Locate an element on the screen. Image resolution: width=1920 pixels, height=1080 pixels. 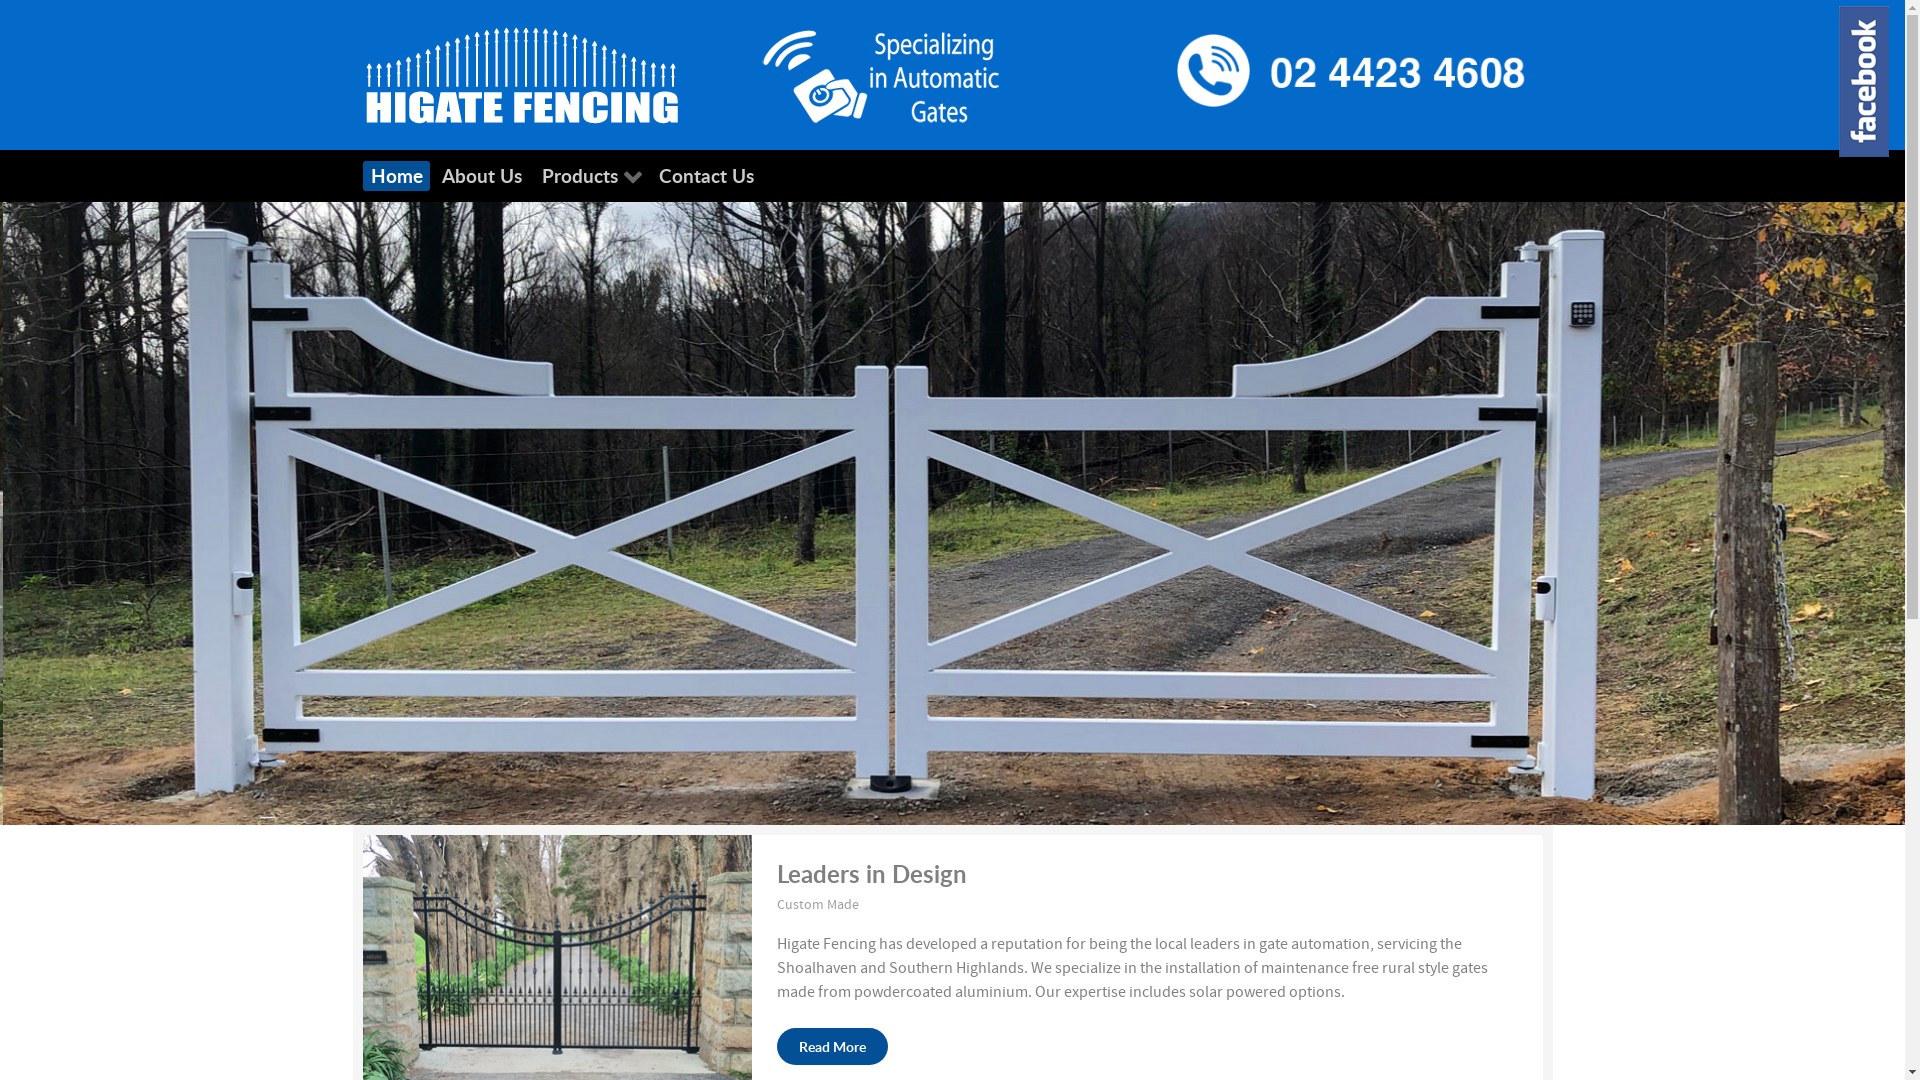
'Callisto' is located at coordinates (361, 72).